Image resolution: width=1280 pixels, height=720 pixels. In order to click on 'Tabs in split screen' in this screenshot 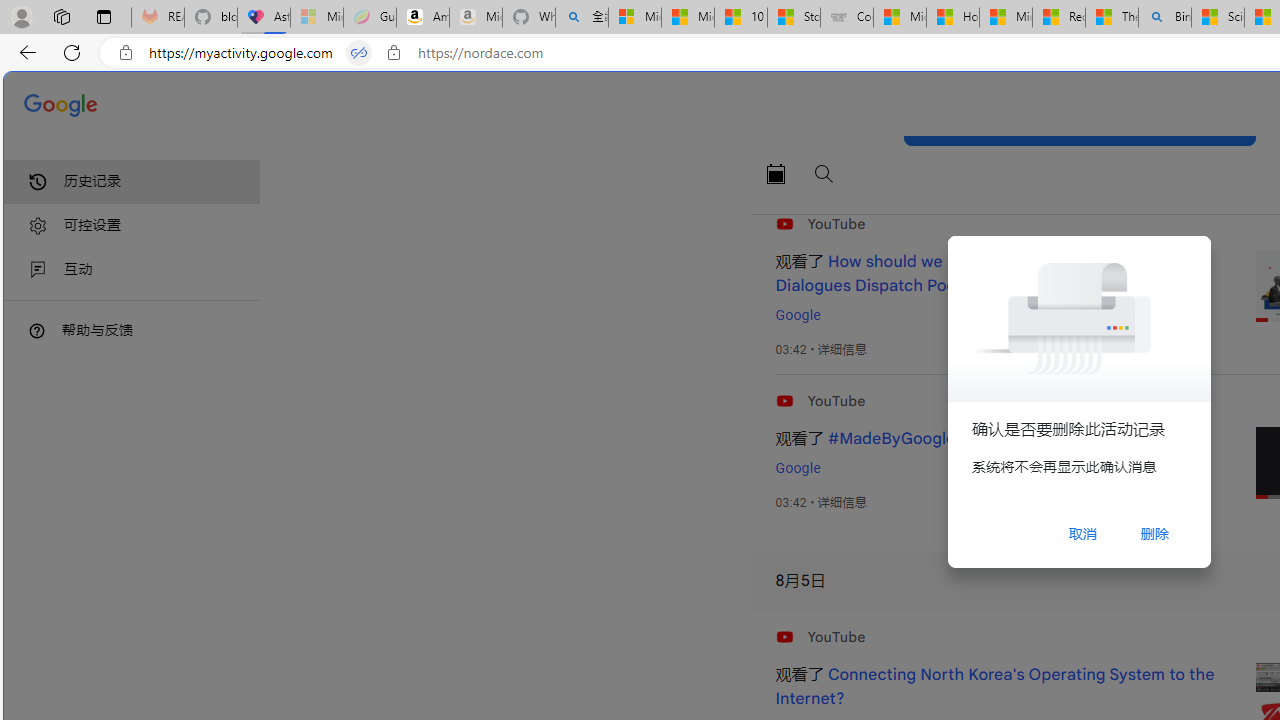, I will do `click(359, 52)`.